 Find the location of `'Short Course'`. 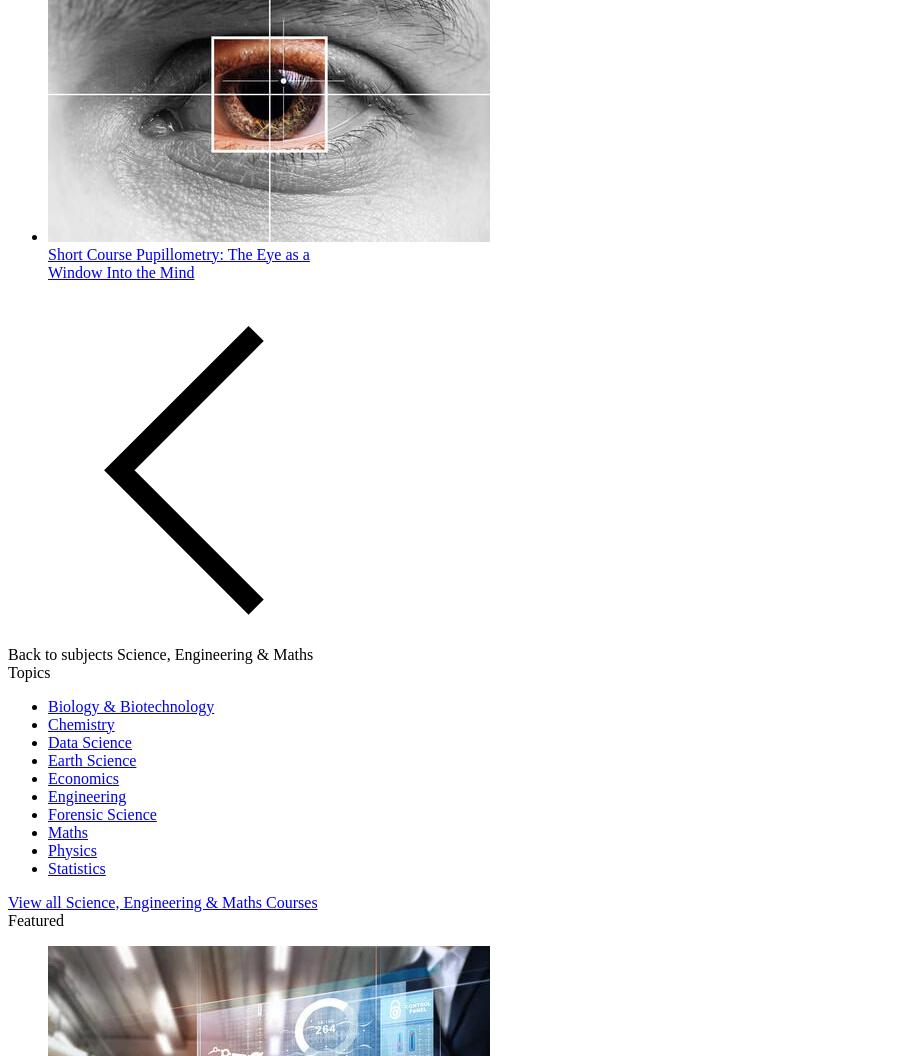

'Short Course' is located at coordinates (88, 252).